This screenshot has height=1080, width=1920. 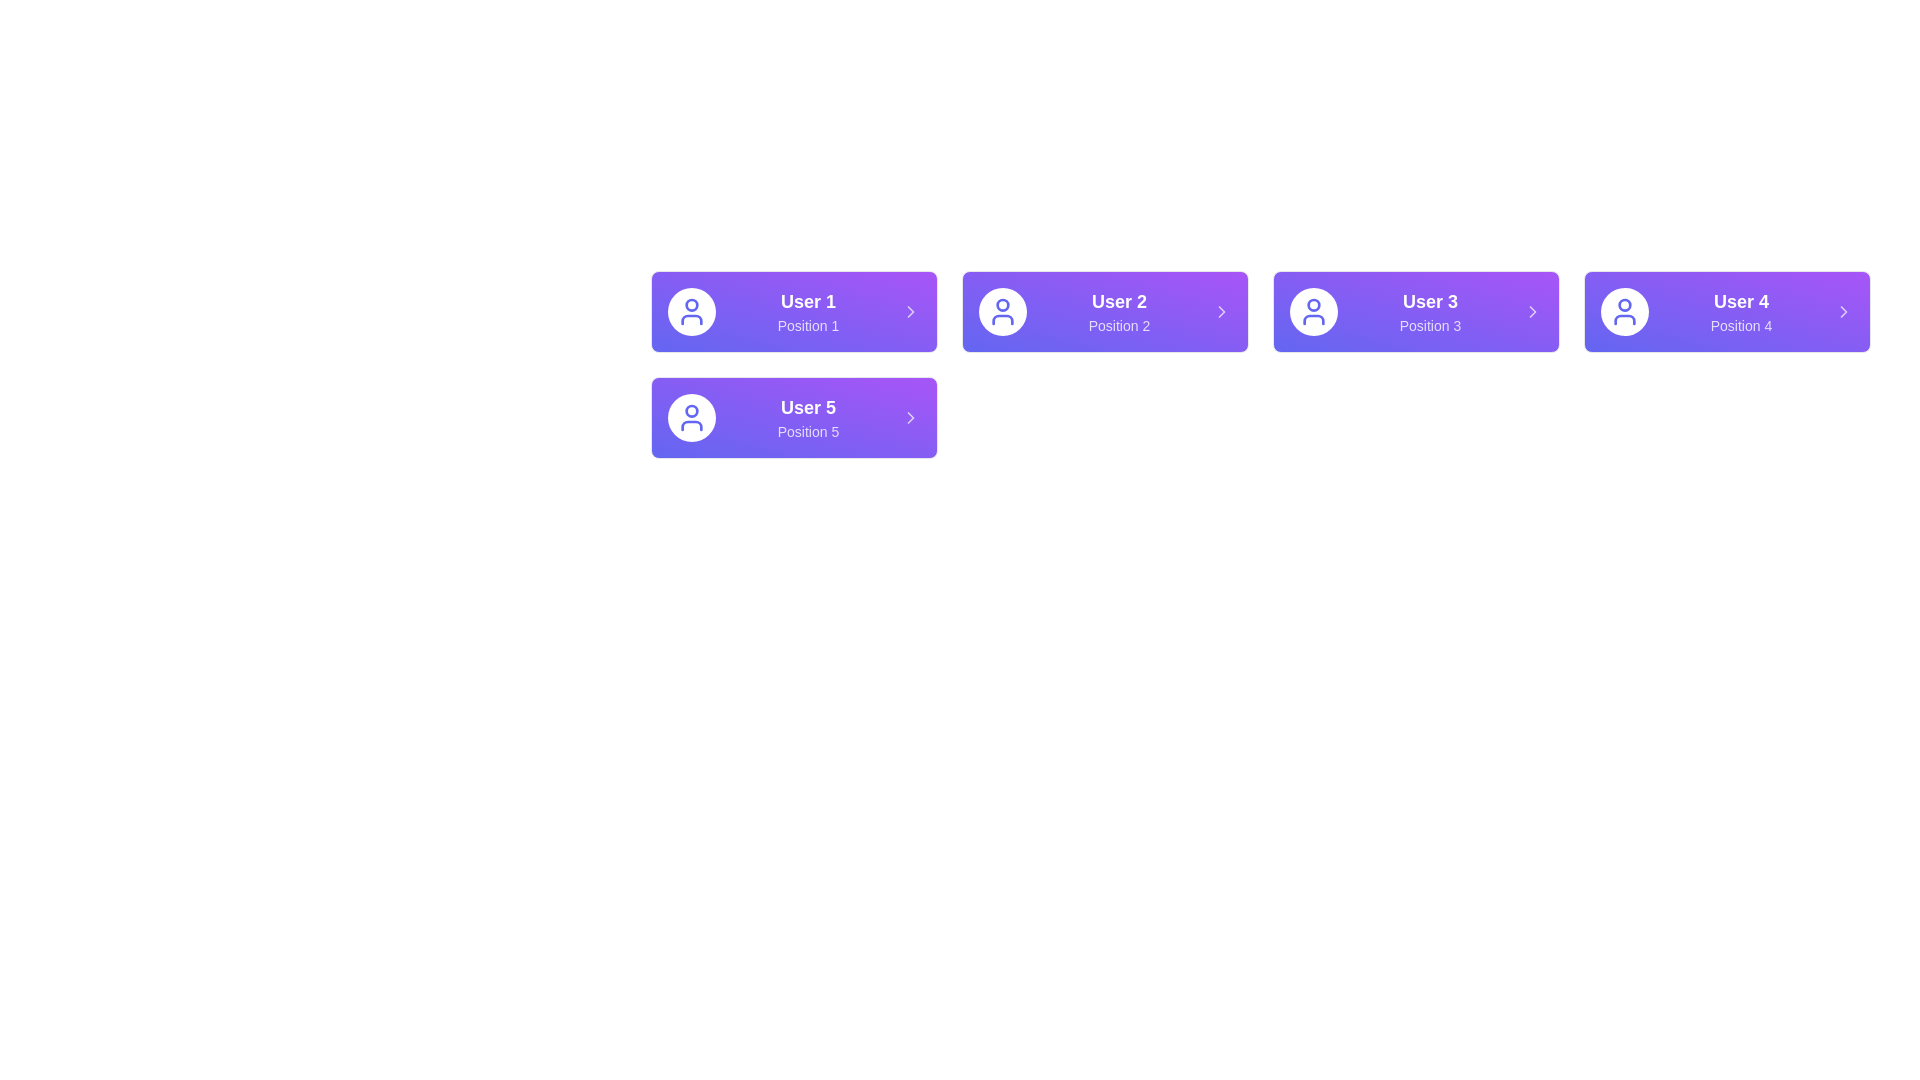 What do you see at coordinates (1726, 312) in the screenshot?
I see `the fourth card in the top row of user cards, which contains 'User 4' and 'Position 4'` at bounding box center [1726, 312].